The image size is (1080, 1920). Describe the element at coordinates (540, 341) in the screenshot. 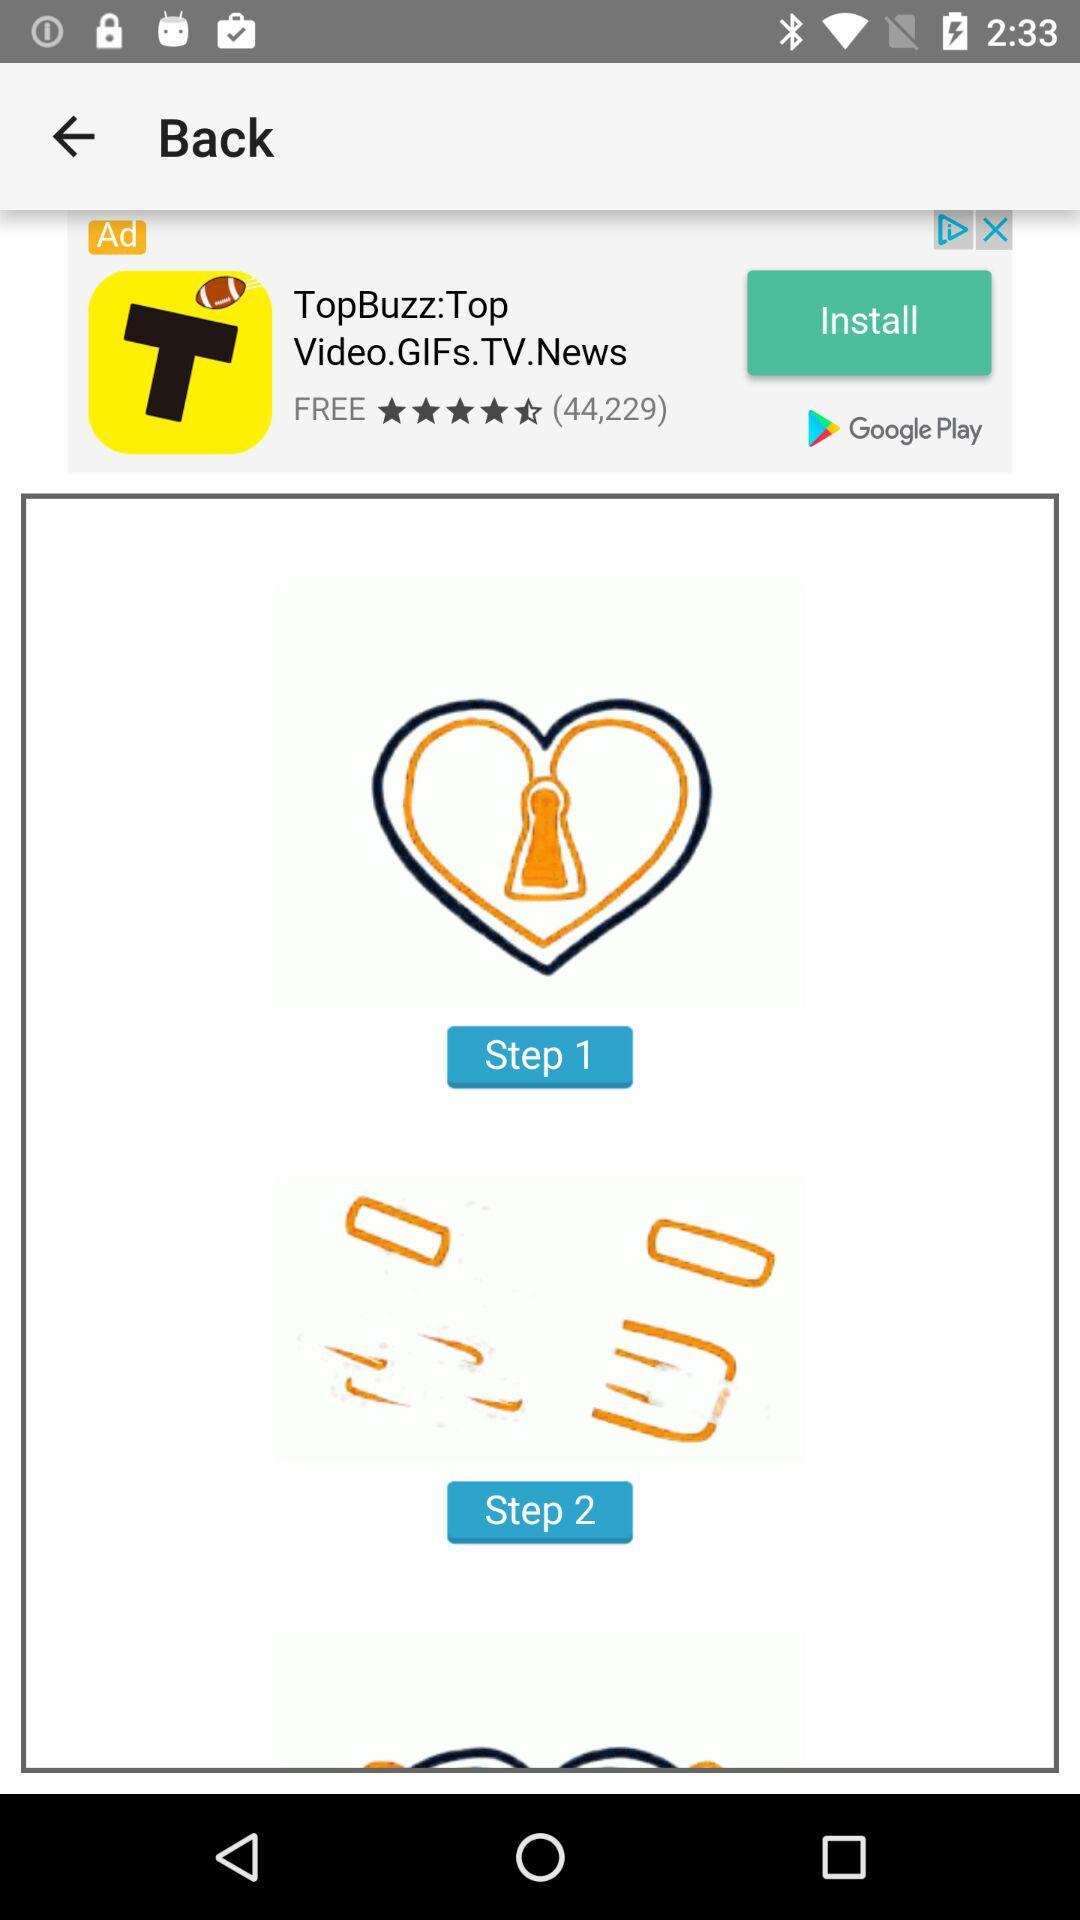

I see `advertisement page` at that location.